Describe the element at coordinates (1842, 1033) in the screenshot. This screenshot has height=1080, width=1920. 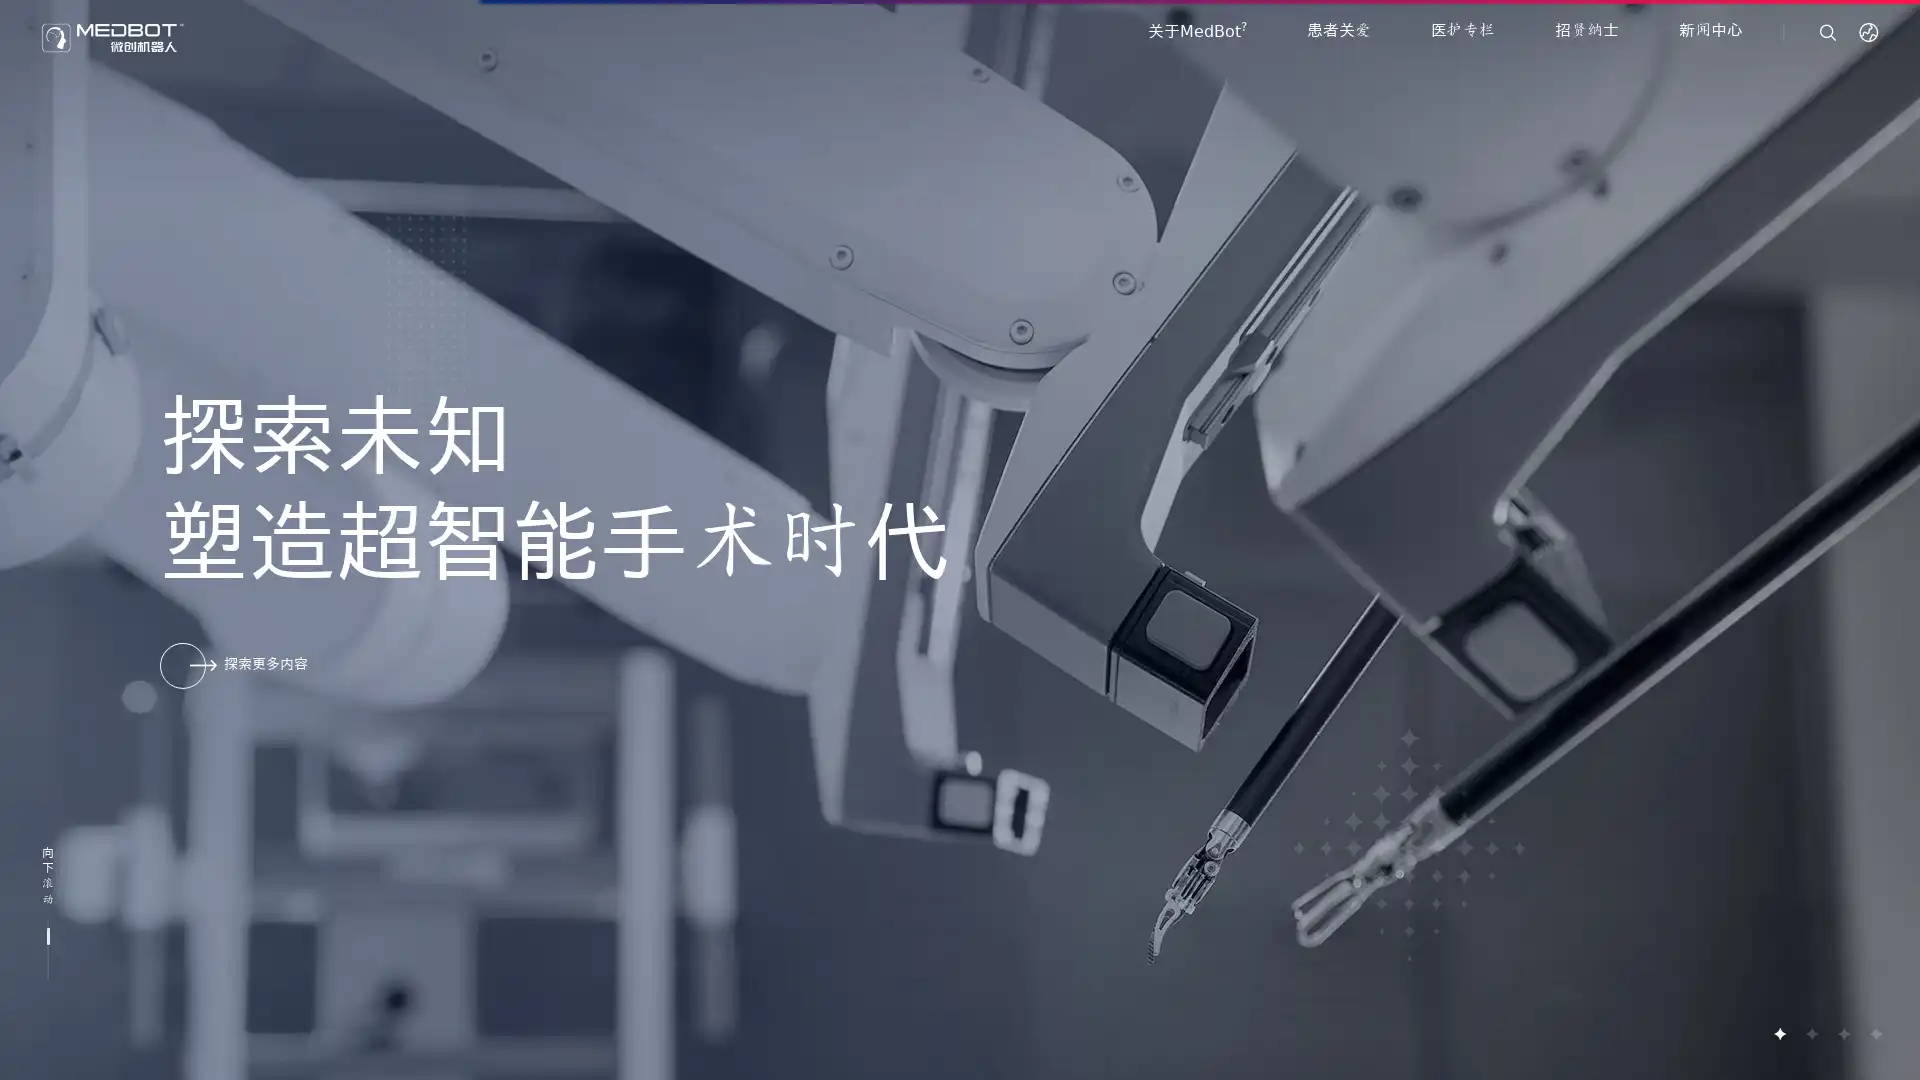
I see `Go to slide 3` at that location.